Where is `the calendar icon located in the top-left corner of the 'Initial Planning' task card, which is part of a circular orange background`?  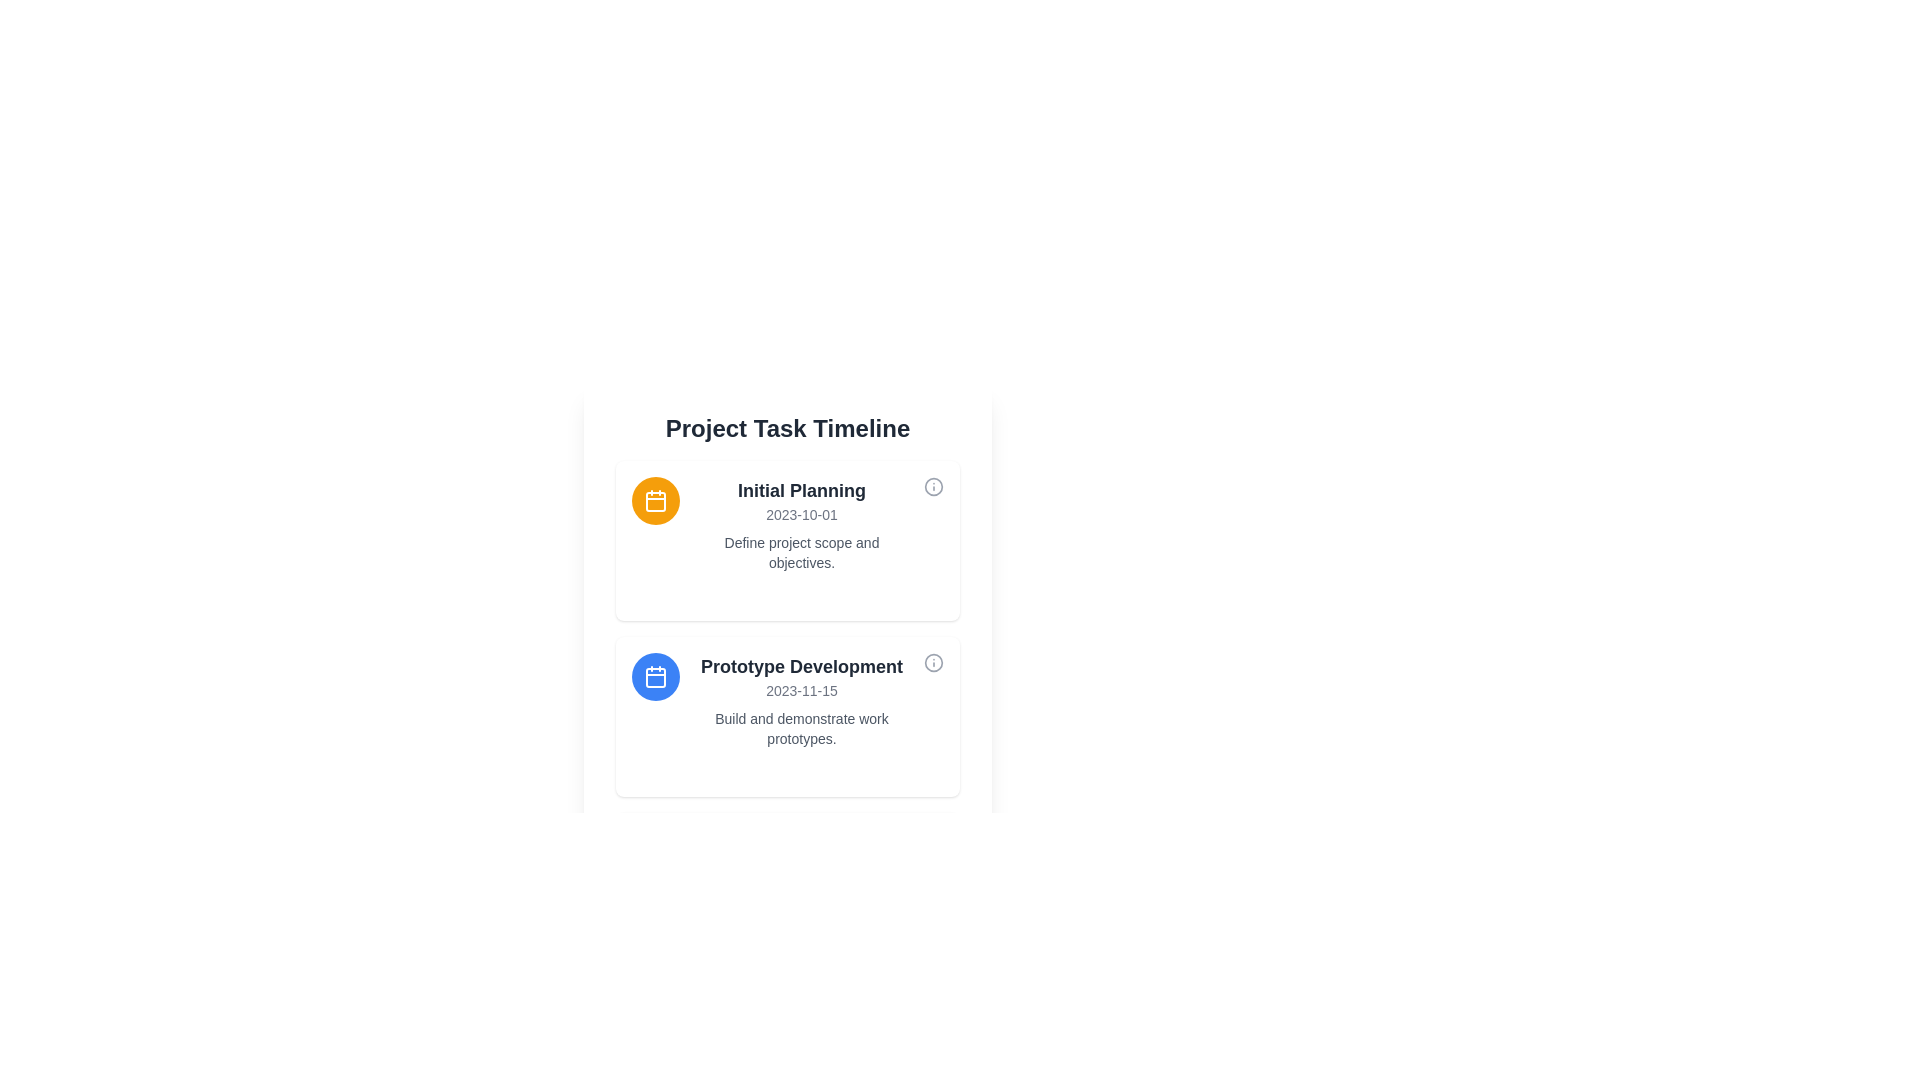
the calendar icon located in the top-left corner of the 'Initial Planning' task card, which is part of a circular orange background is located at coordinates (656, 500).